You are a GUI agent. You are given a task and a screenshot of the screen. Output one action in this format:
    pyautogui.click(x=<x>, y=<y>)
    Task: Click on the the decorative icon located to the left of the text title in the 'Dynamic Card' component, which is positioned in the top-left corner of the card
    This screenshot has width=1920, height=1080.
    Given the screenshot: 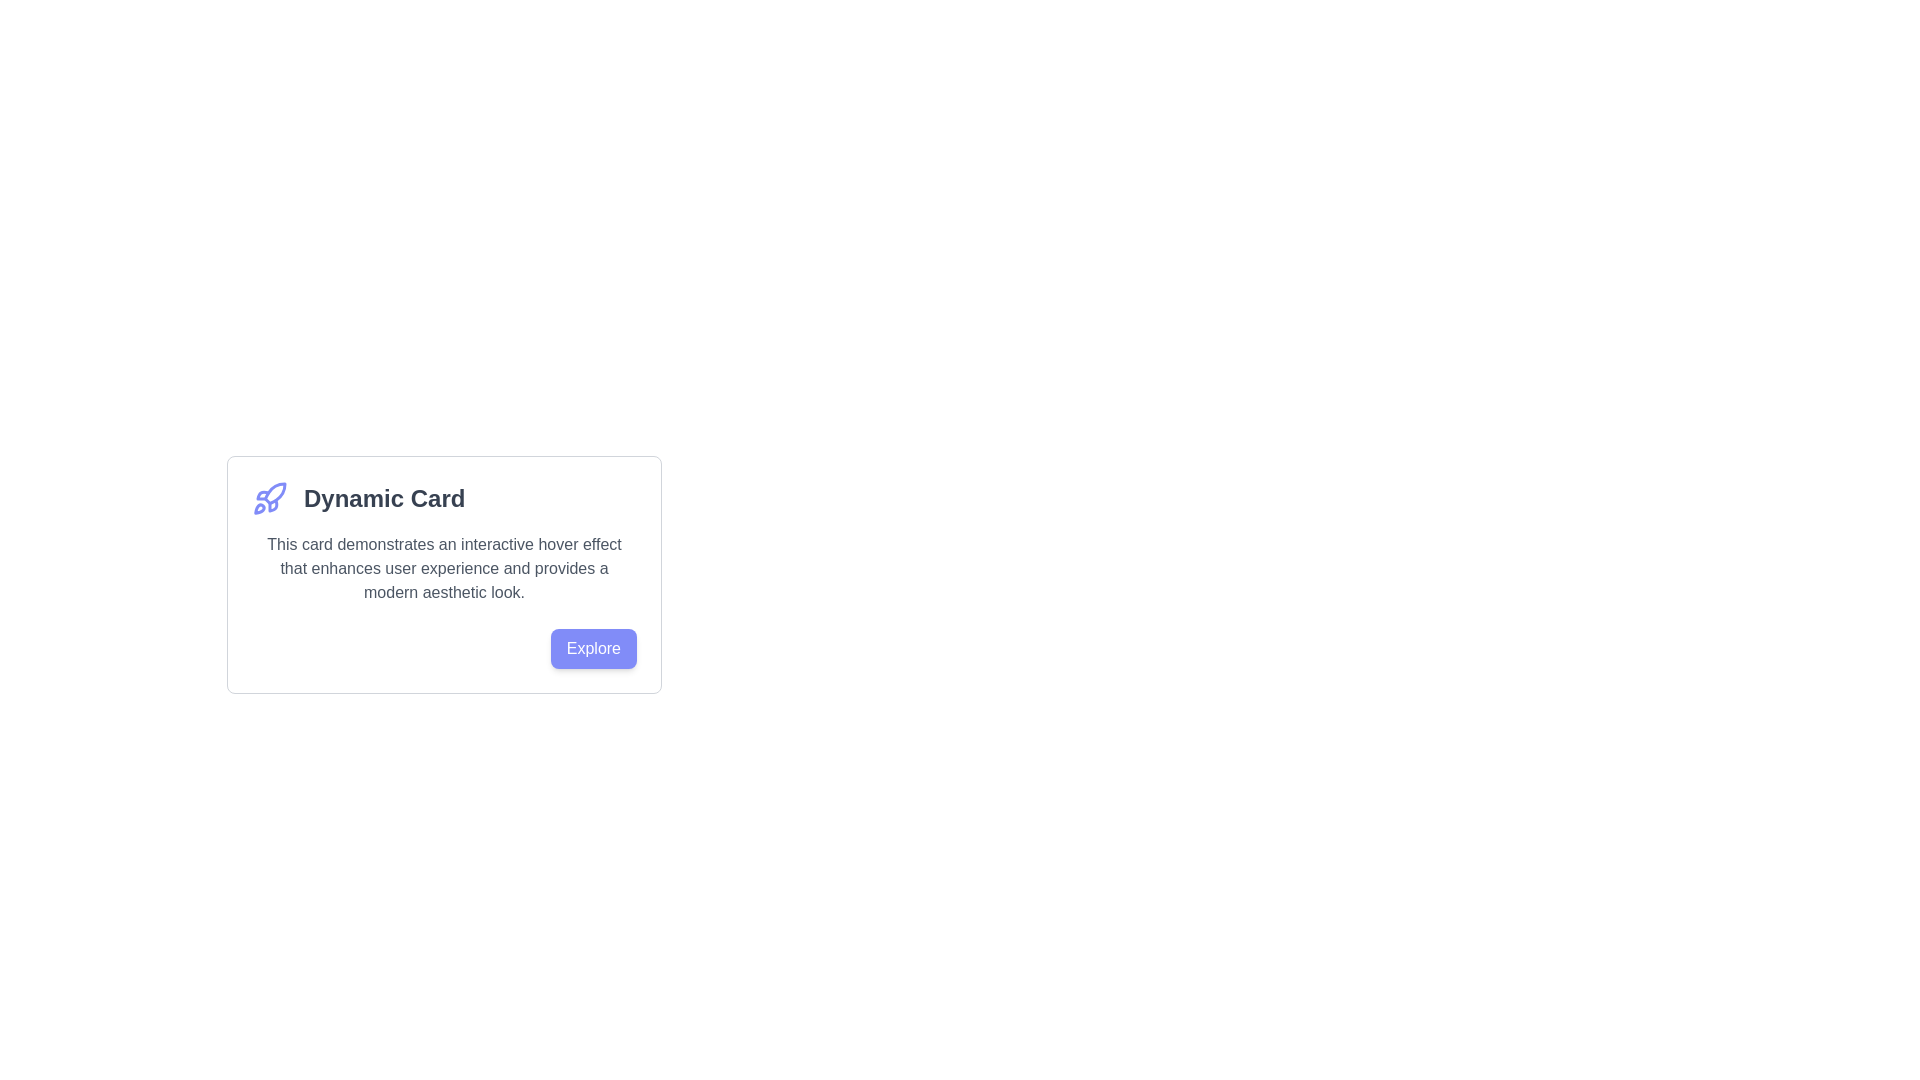 What is the action you would take?
    pyautogui.click(x=268, y=497)
    